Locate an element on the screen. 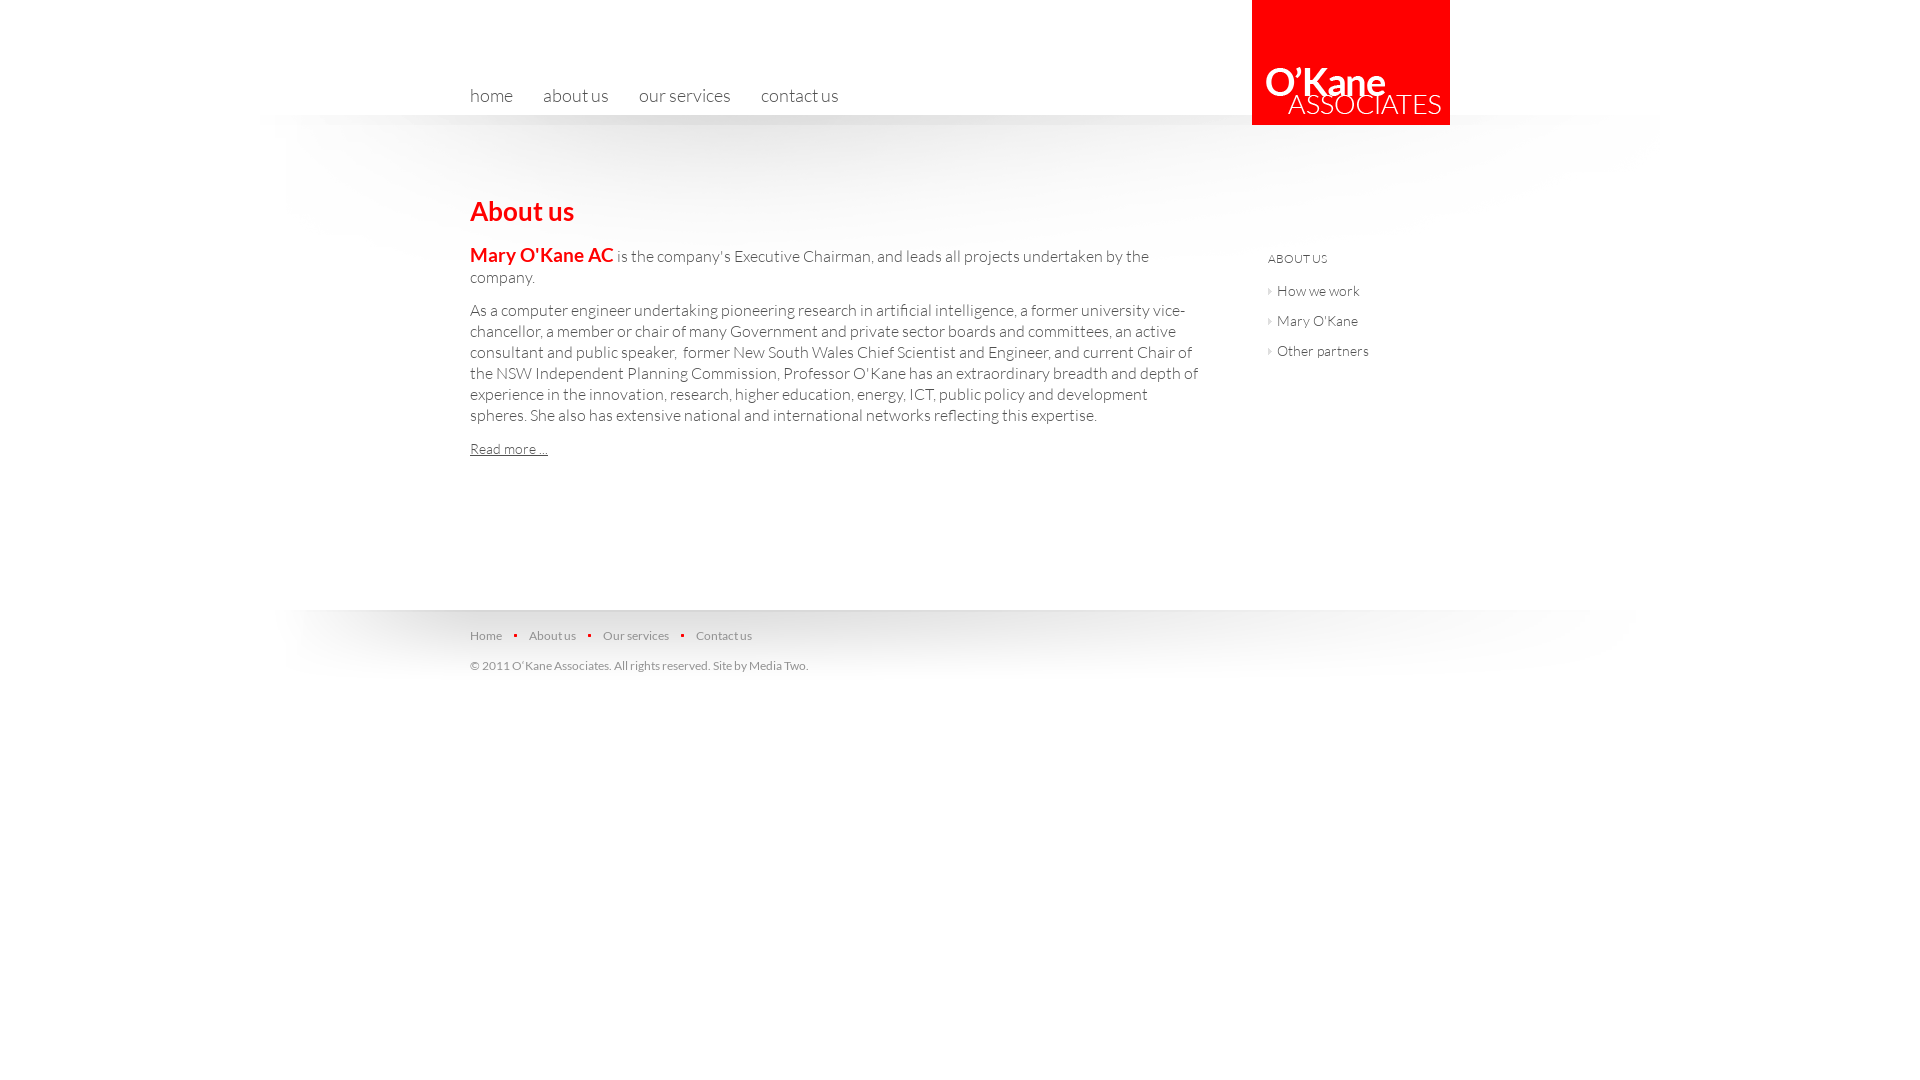  'about us' is located at coordinates (575, 95).